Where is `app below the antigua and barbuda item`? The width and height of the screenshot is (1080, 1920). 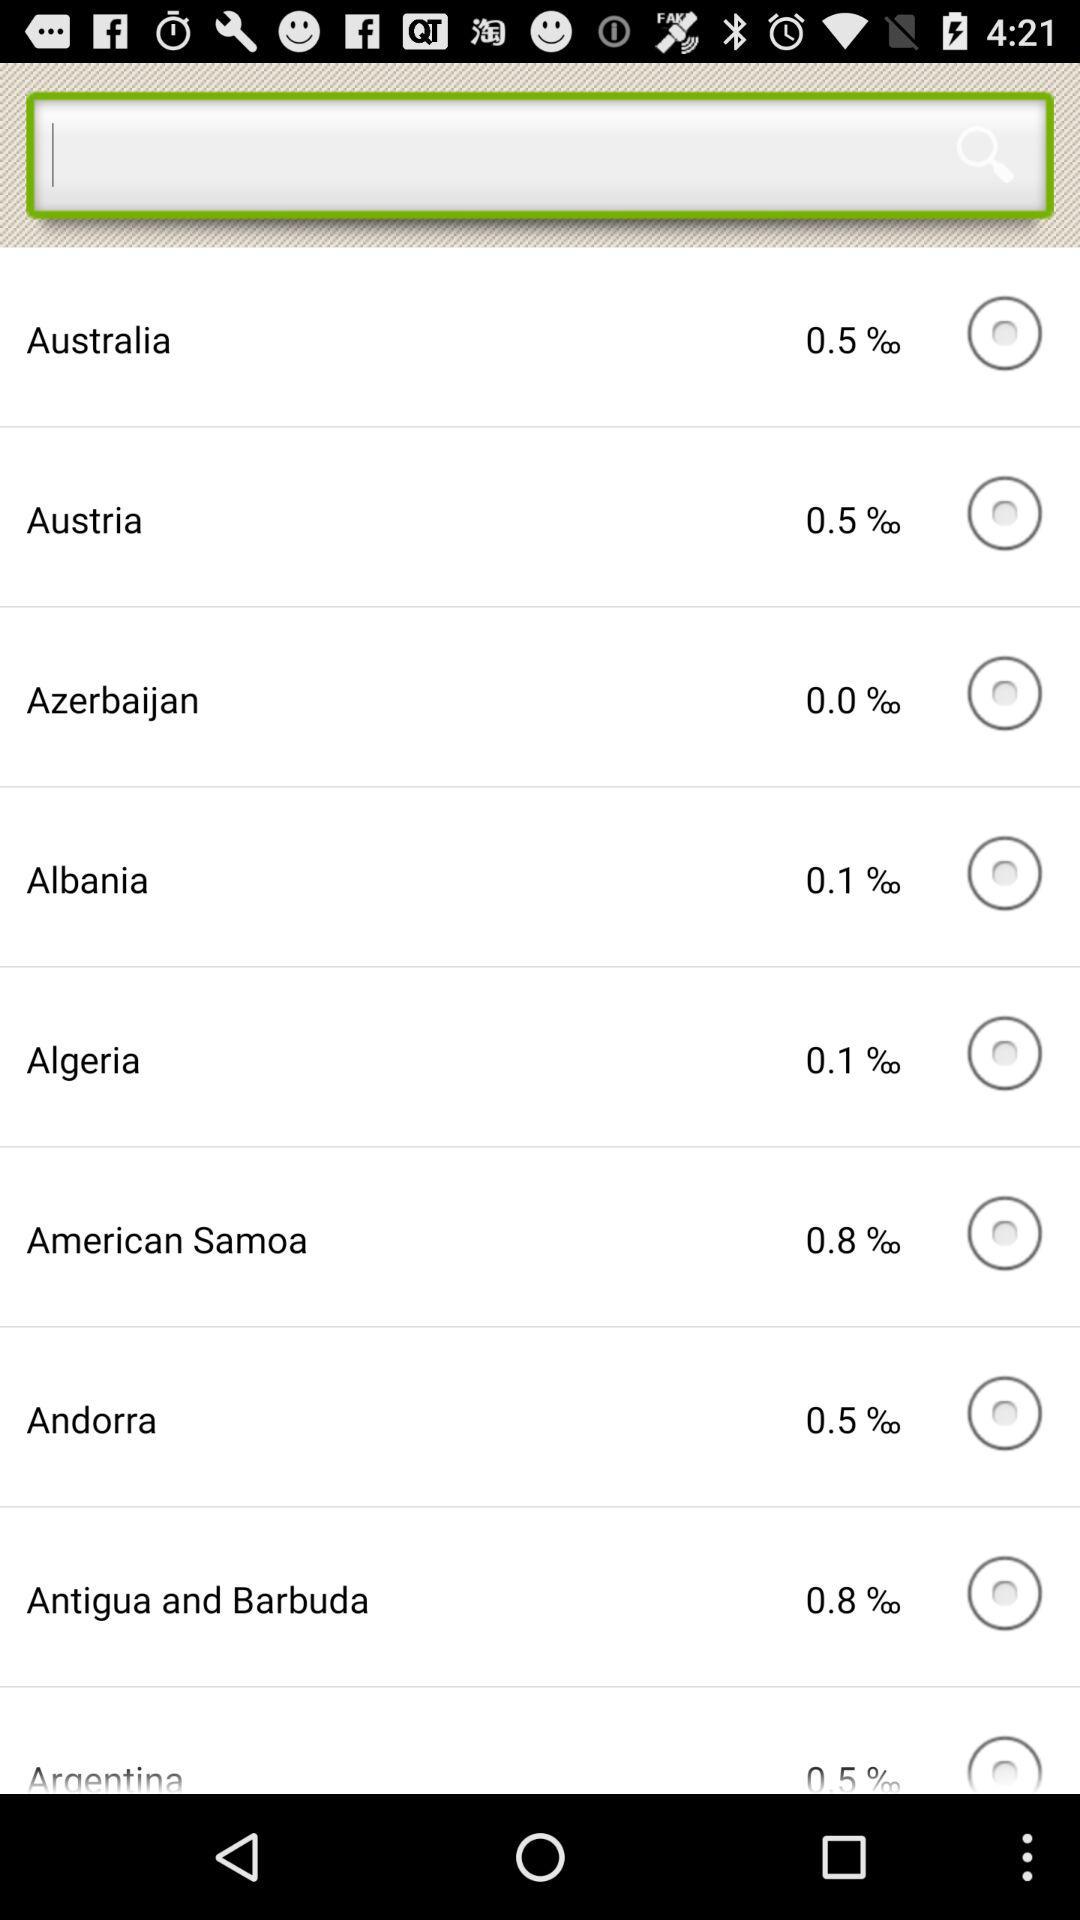 app below the antigua and barbuda item is located at coordinates (414, 1774).